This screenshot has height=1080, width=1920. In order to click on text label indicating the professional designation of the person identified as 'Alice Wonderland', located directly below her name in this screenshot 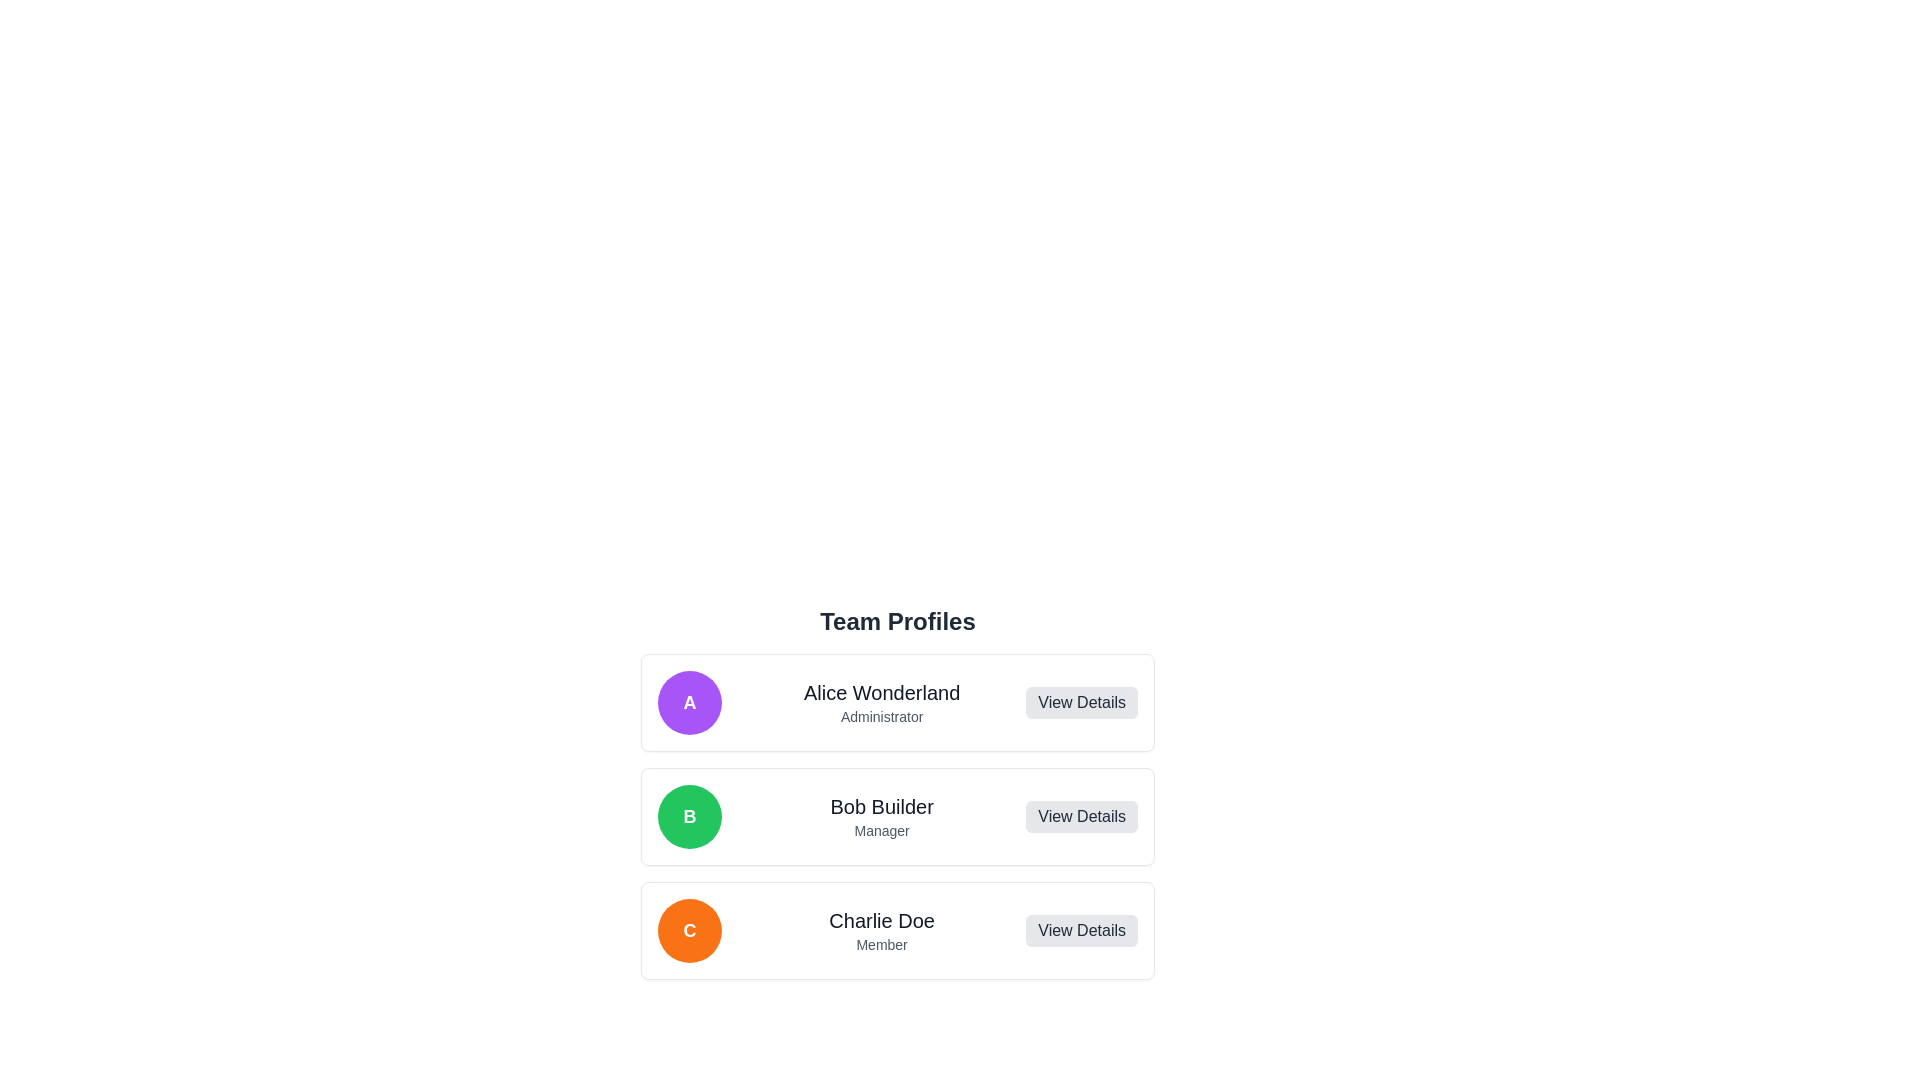, I will do `click(881, 716)`.